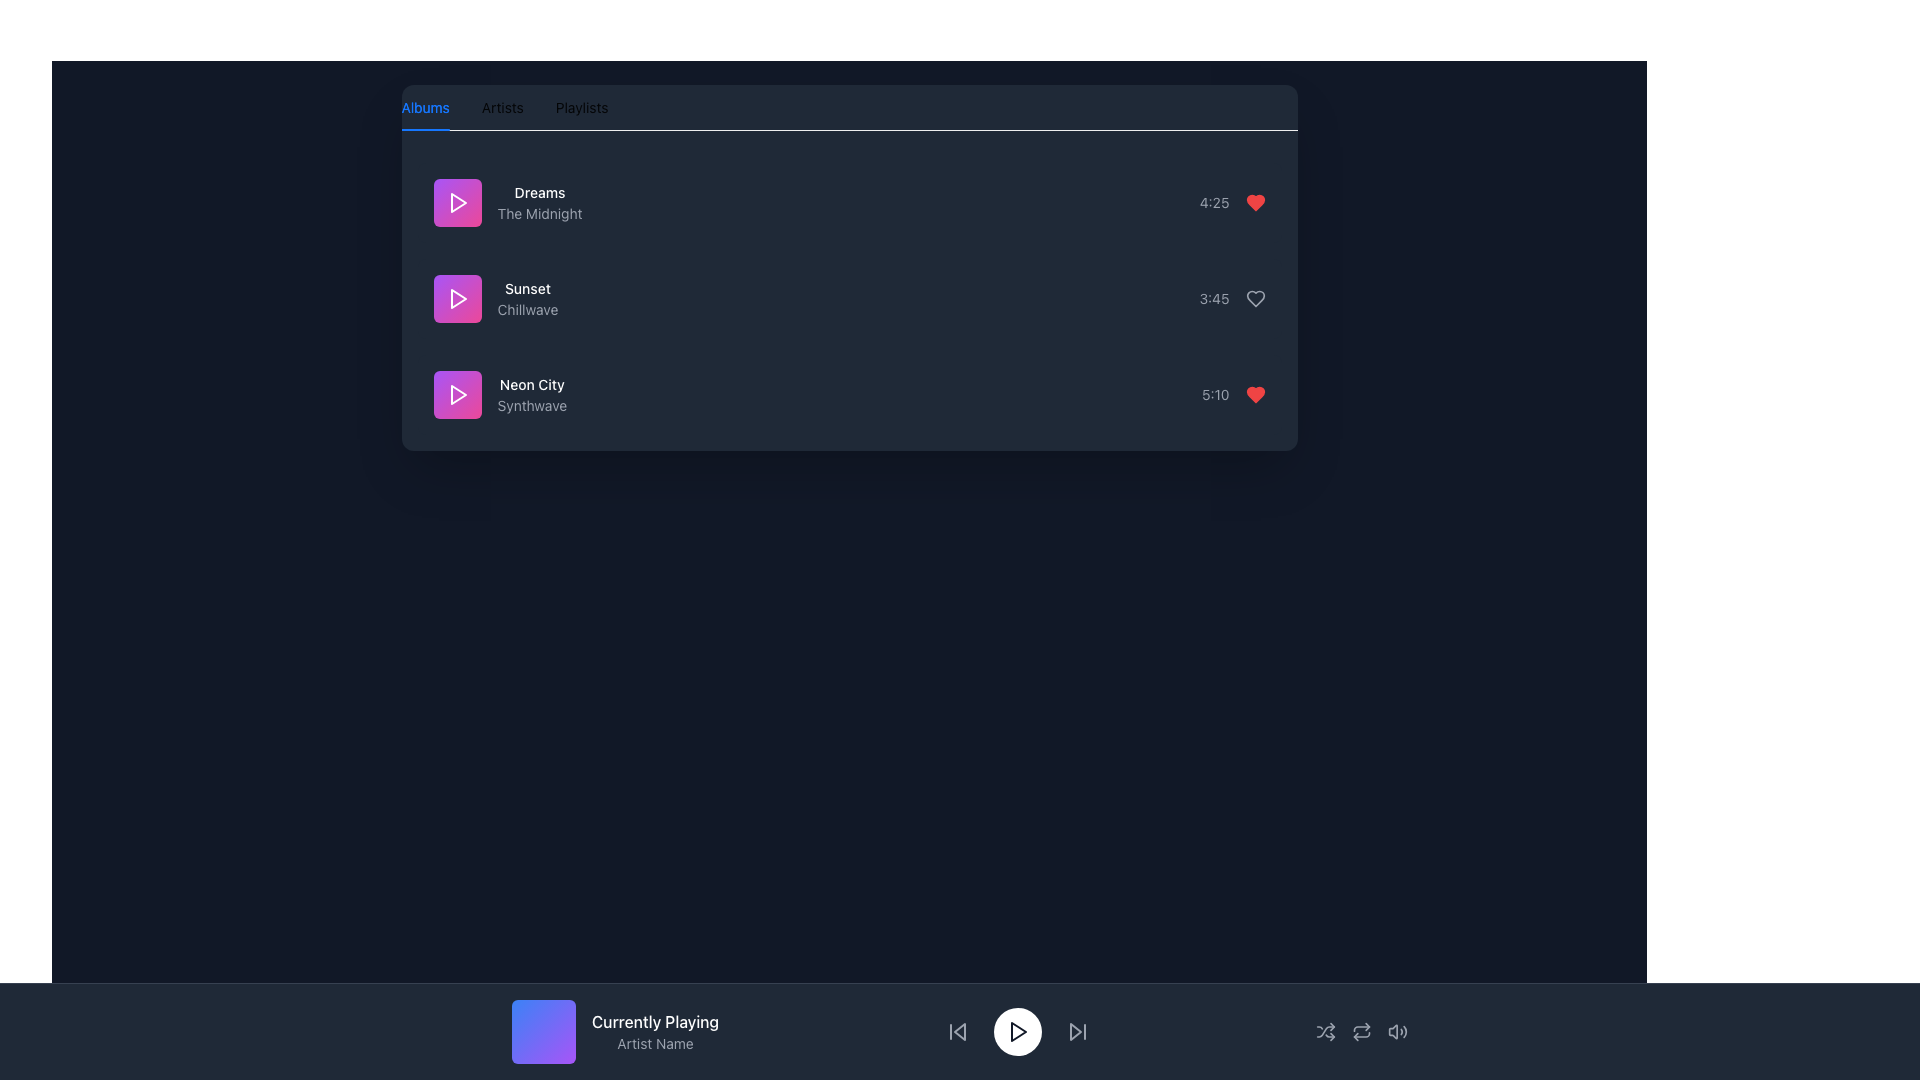 This screenshot has width=1920, height=1080. Describe the element at coordinates (456, 394) in the screenshot. I see `the play button for the media item labeled 'Neon CitySynthwave'` at that location.